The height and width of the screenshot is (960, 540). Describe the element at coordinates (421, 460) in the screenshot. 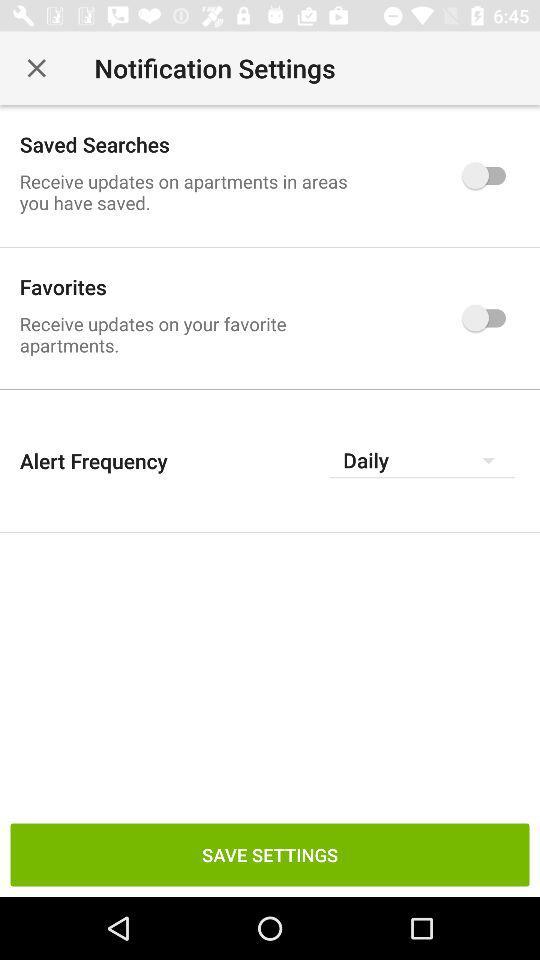

I see `daily which is on the left side of alert frequency` at that location.